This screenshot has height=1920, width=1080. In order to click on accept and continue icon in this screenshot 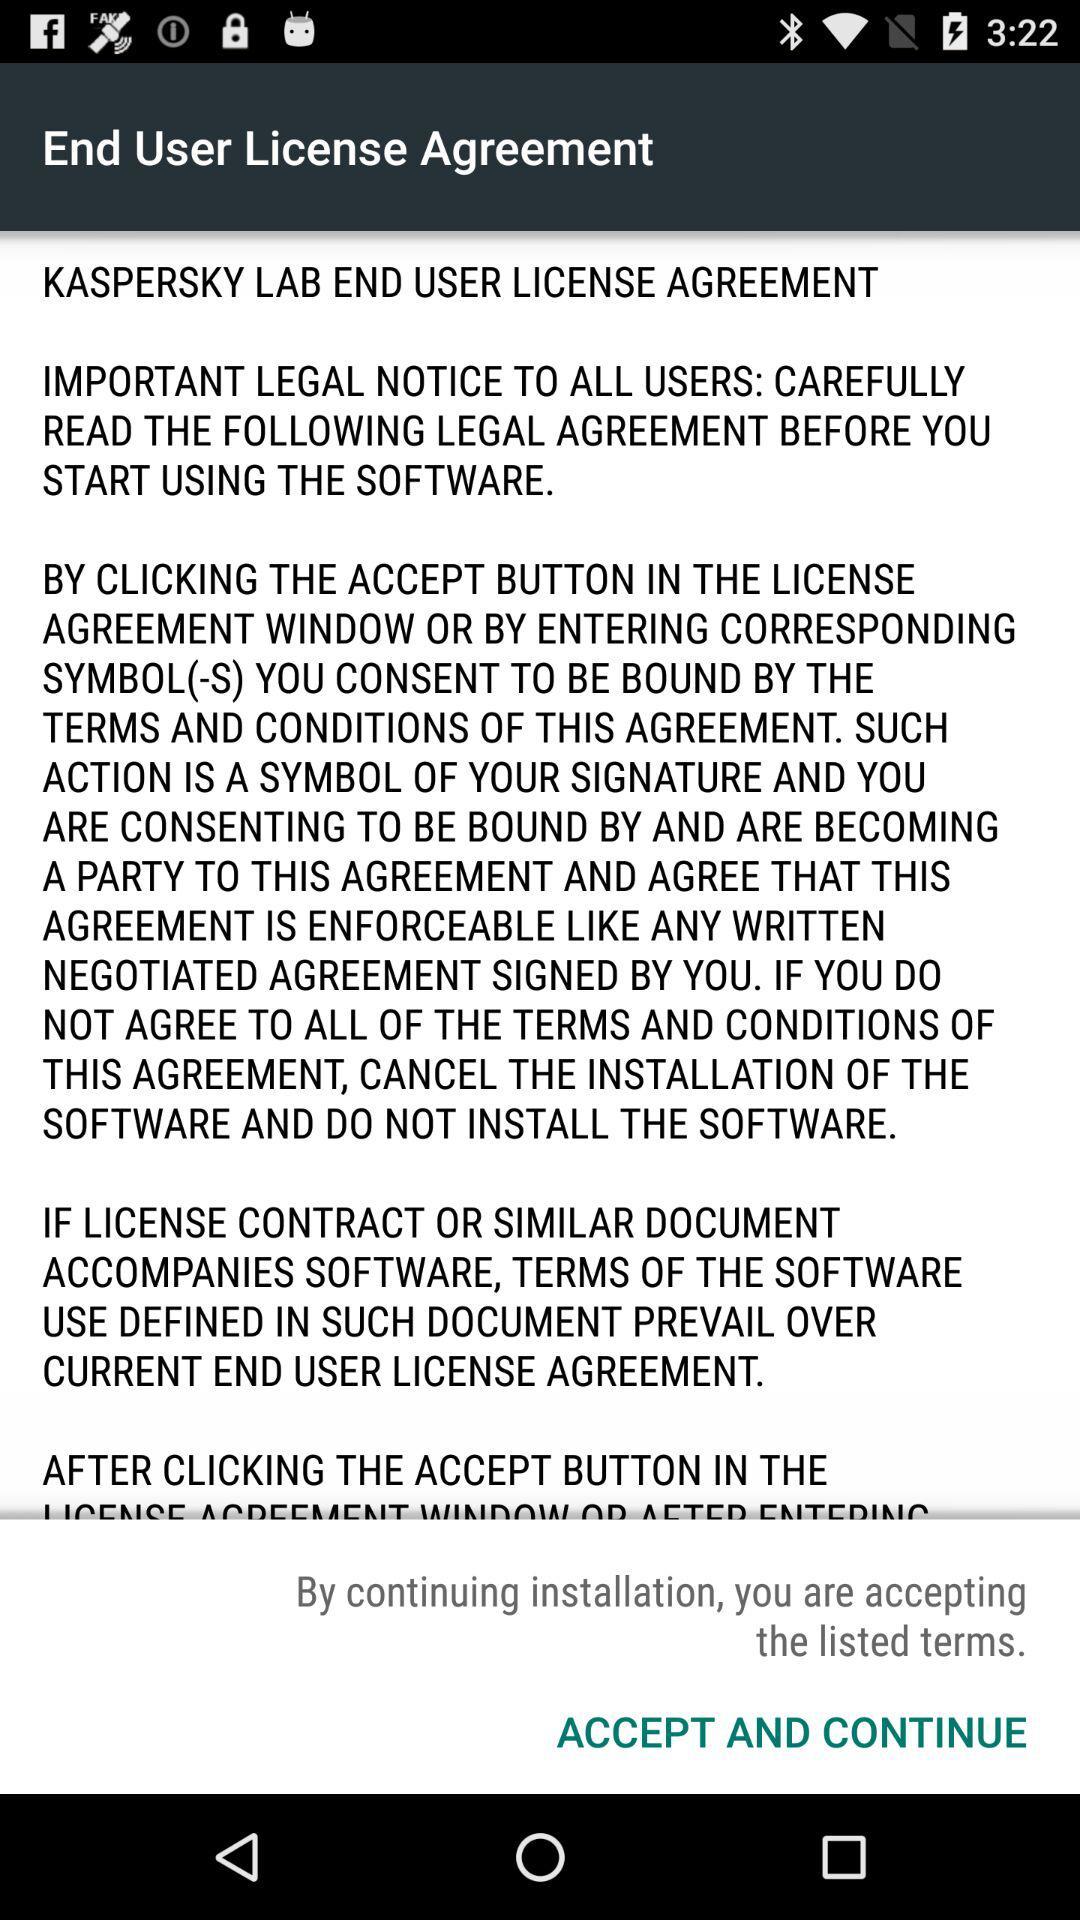, I will do `click(790, 1730)`.